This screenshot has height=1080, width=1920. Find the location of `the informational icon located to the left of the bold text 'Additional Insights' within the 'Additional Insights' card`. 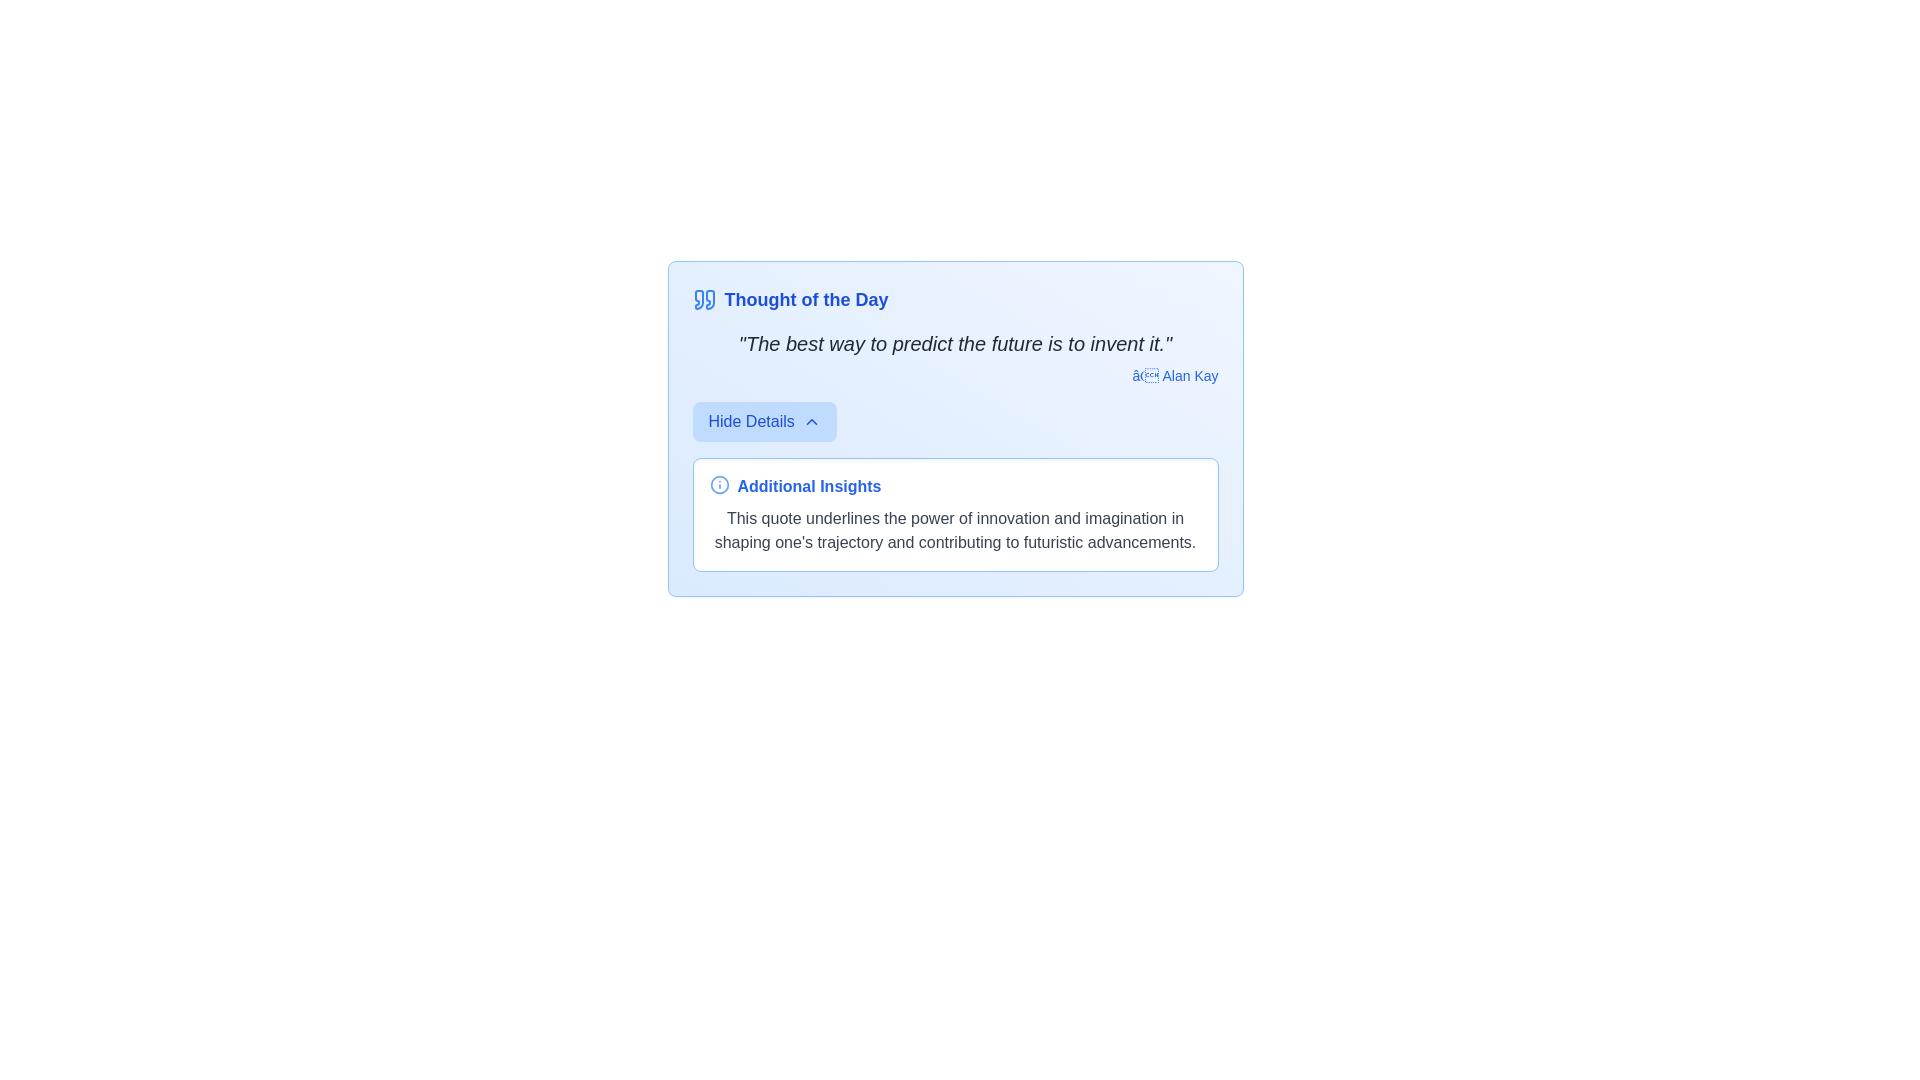

the informational icon located to the left of the bold text 'Additional Insights' within the 'Additional Insights' card is located at coordinates (719, 485).